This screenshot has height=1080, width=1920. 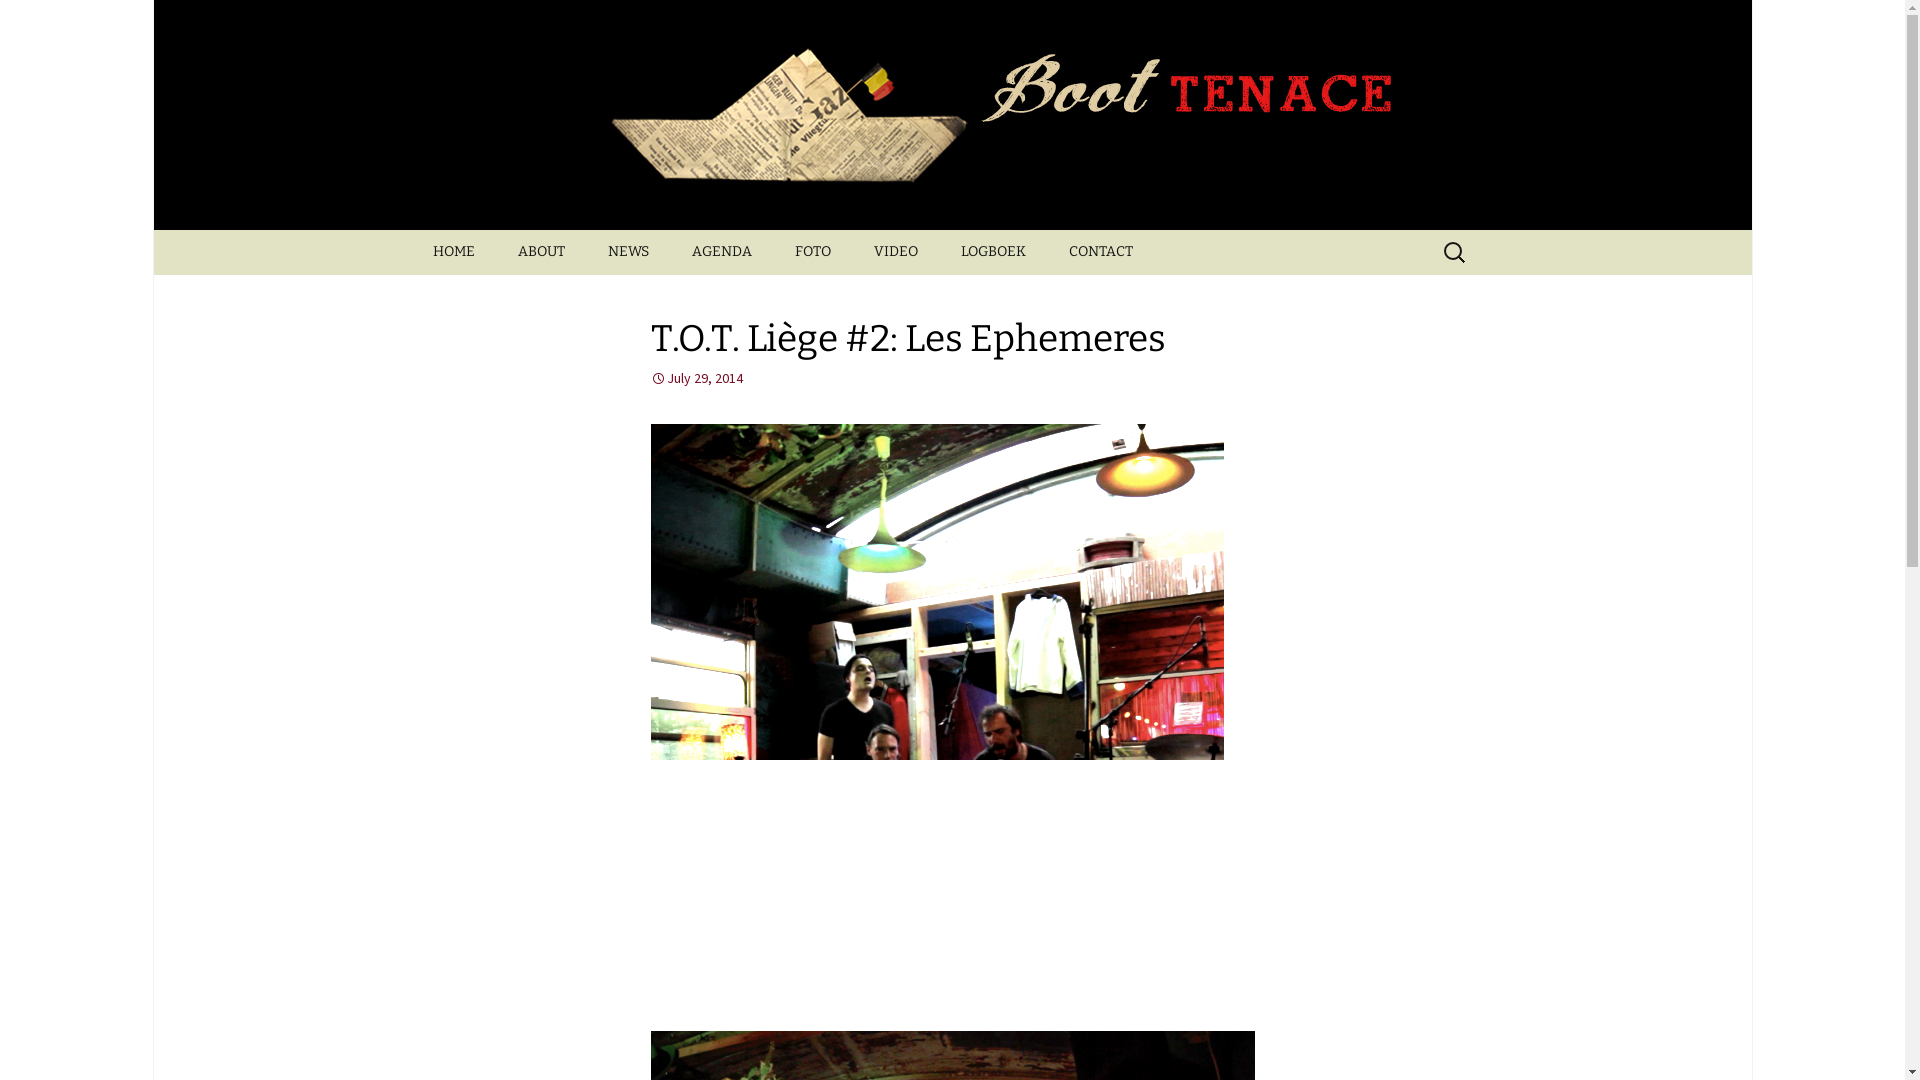 What do you see at coordinates (24, 20) in the screenshot?
I see `'Search'` at bounding box center [24, 20].